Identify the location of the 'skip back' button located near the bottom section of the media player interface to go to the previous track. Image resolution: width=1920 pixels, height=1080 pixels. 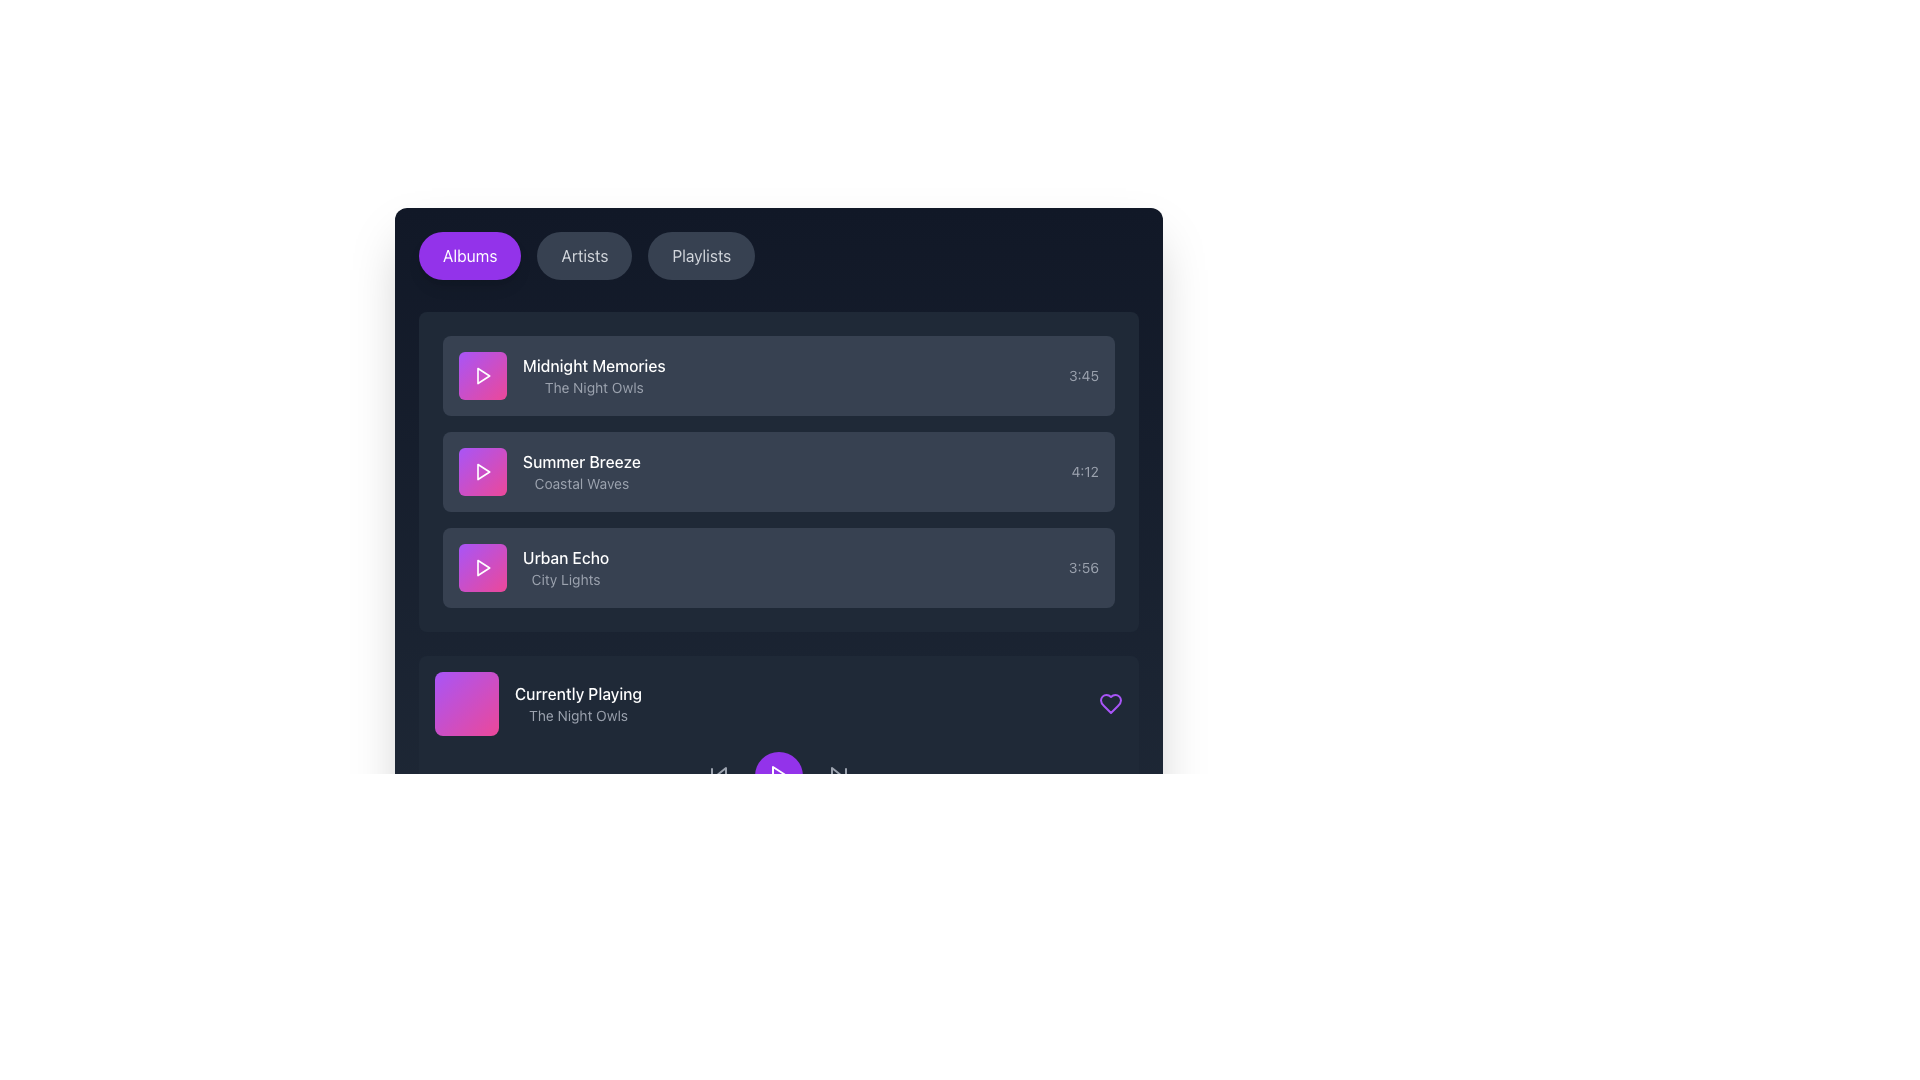
(719, 774).